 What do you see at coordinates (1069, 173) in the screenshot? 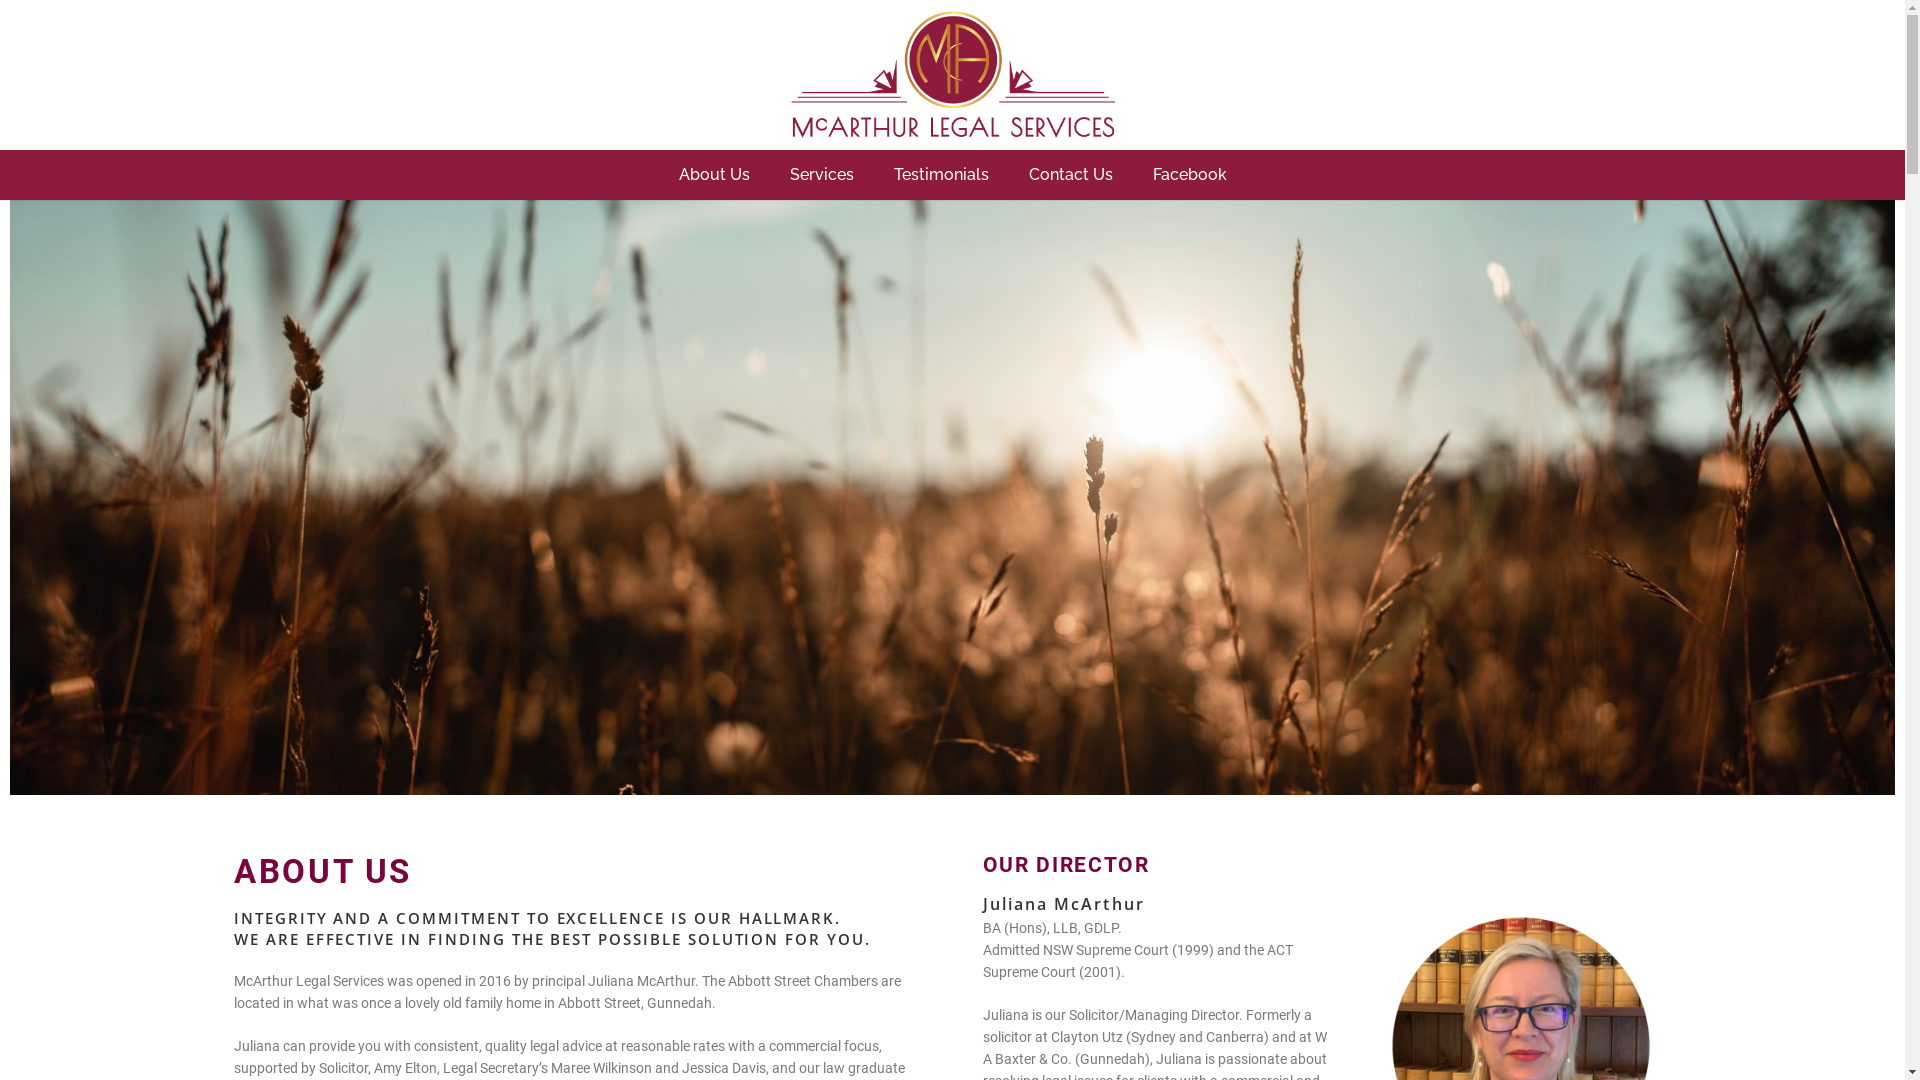
I see `'Contact Us'` at bounding box center [1069, 173].